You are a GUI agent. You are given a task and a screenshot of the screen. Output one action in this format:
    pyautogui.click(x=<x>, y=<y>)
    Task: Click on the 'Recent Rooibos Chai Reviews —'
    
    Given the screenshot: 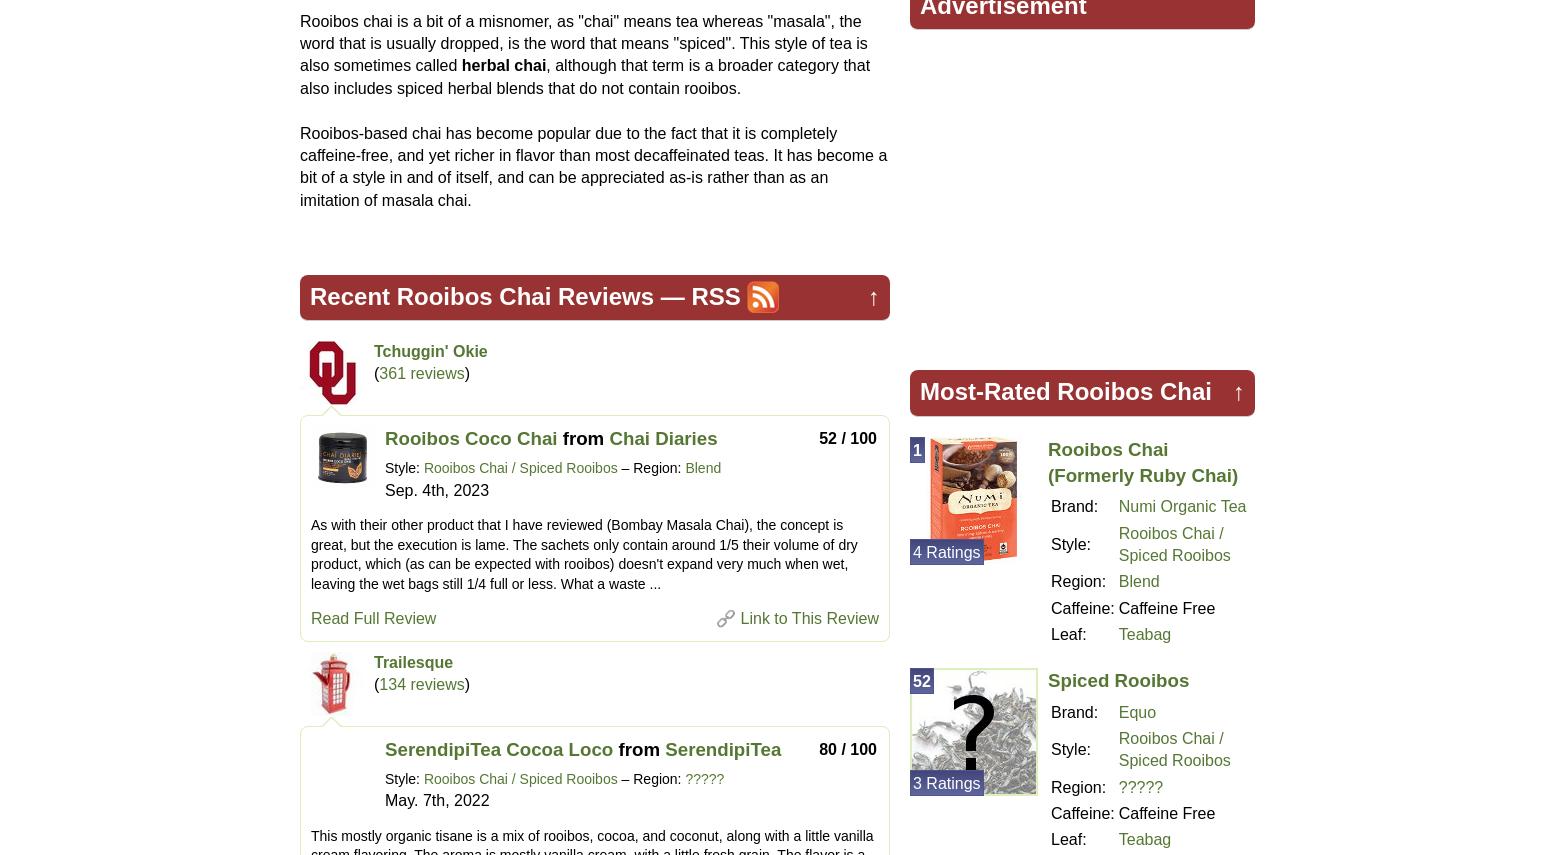 What is the action you would take?
    pyautogui.click(x=499, y=295)
    